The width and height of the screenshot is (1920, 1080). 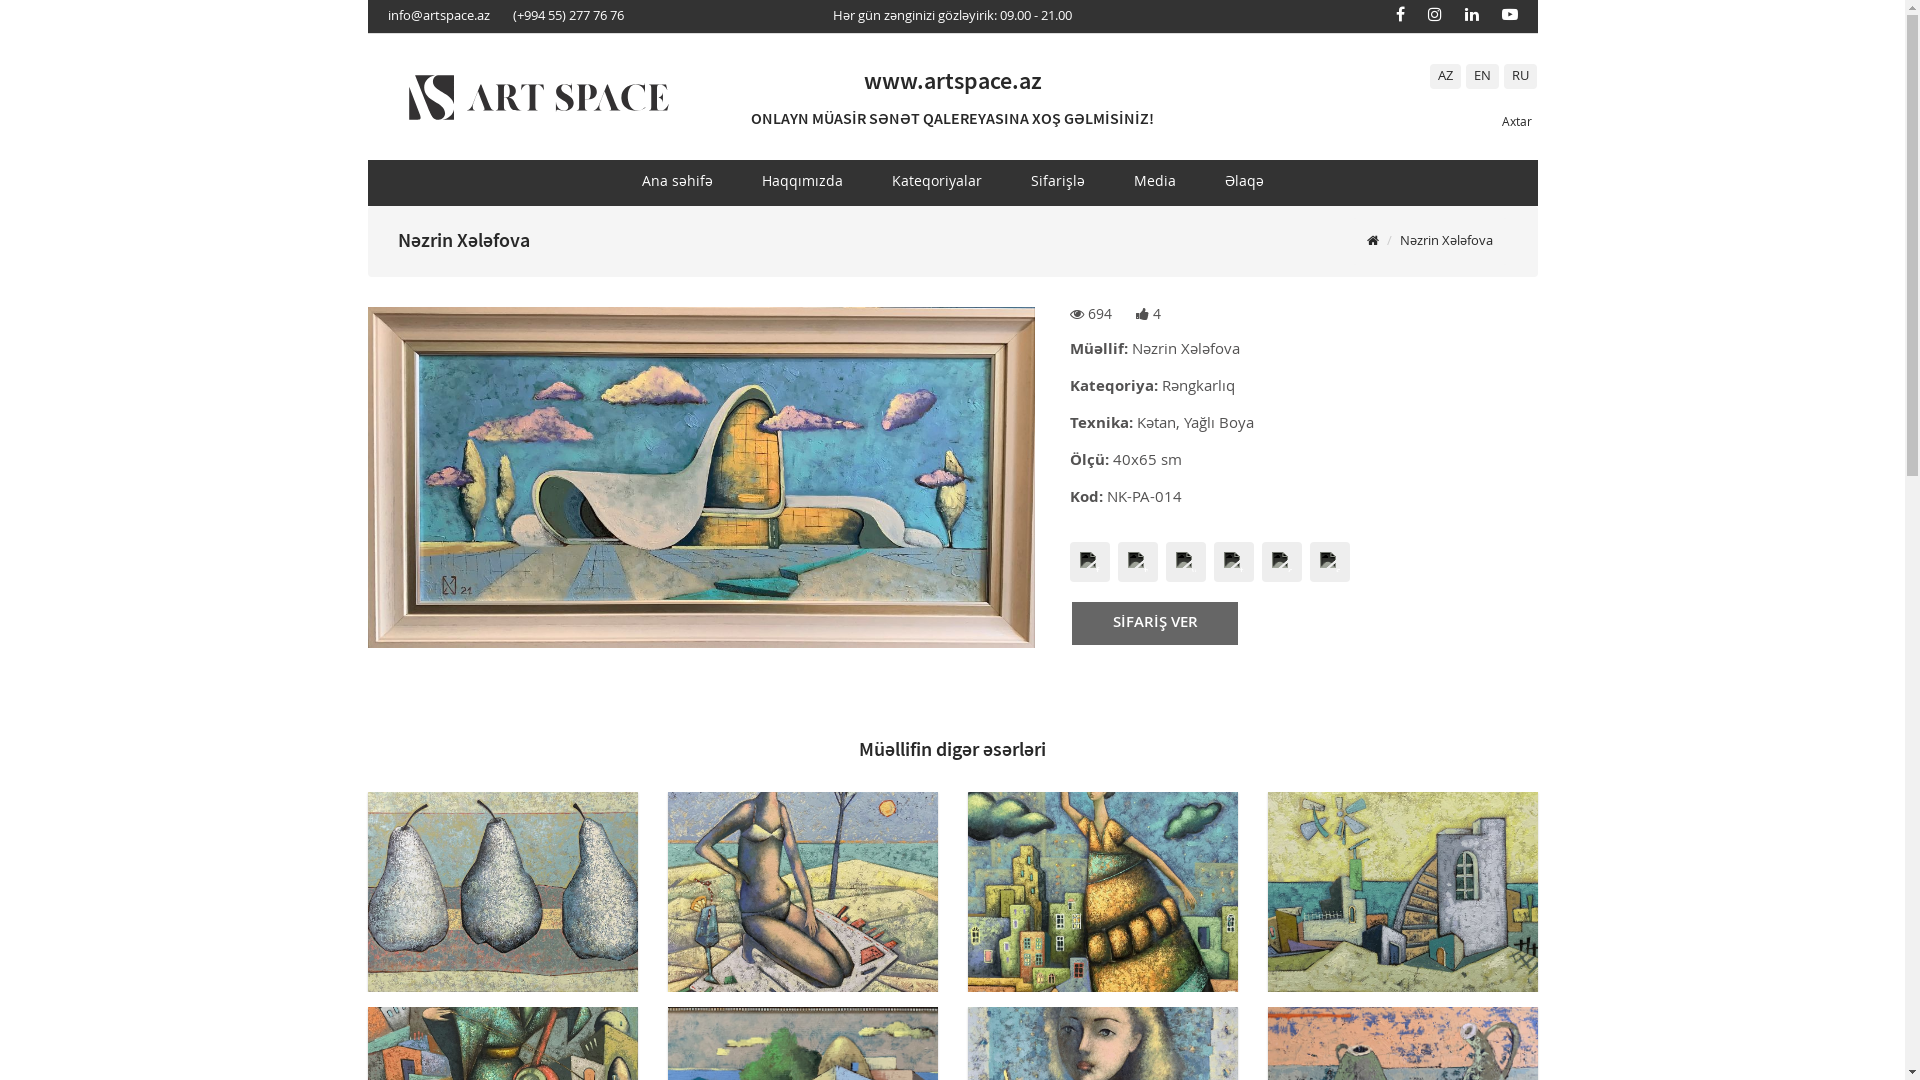 What do you see at coordinates (1510, 14) in the screenshot?
I see `'Youtube'` at bounding box center [1510, 14].